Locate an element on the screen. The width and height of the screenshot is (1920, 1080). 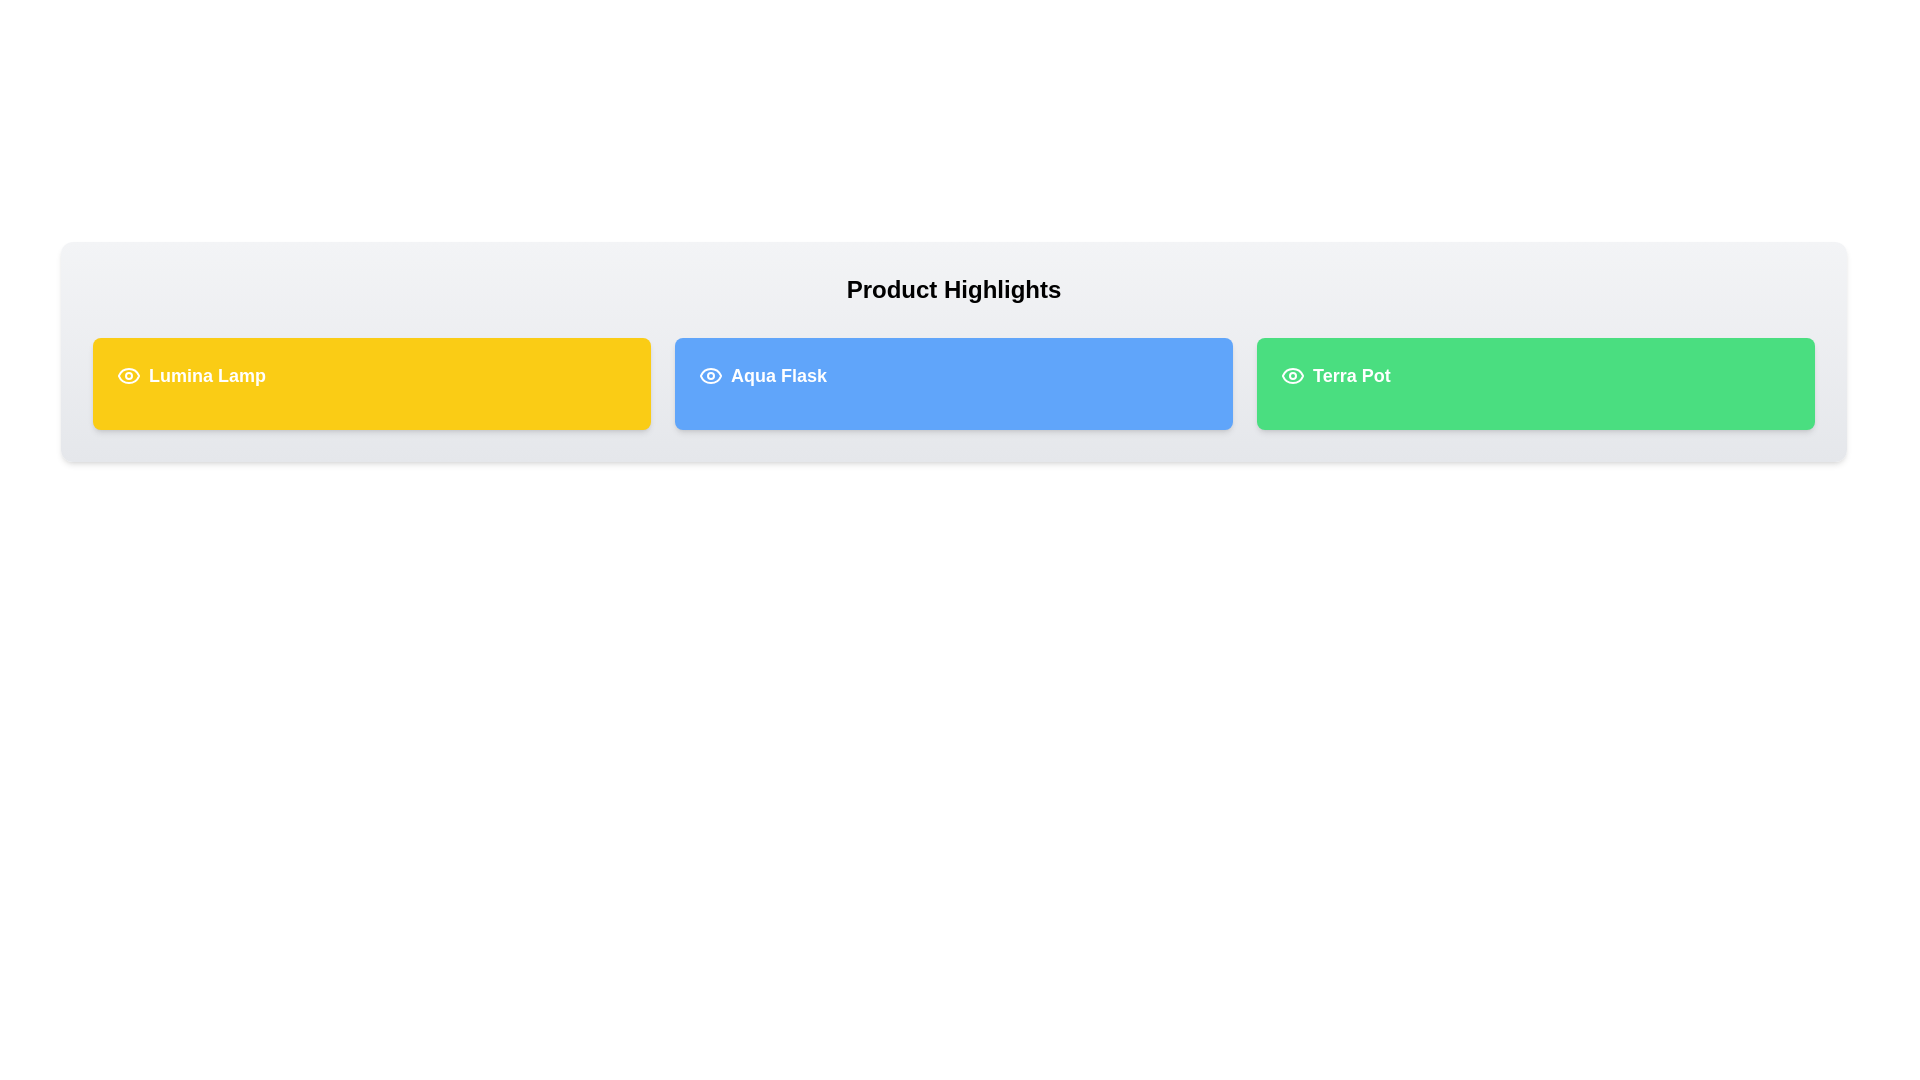
the yellow rectangular card element labeled 'Lumina Lamp', which is the first card in a grid of three items is located at coordinates (372, 384).